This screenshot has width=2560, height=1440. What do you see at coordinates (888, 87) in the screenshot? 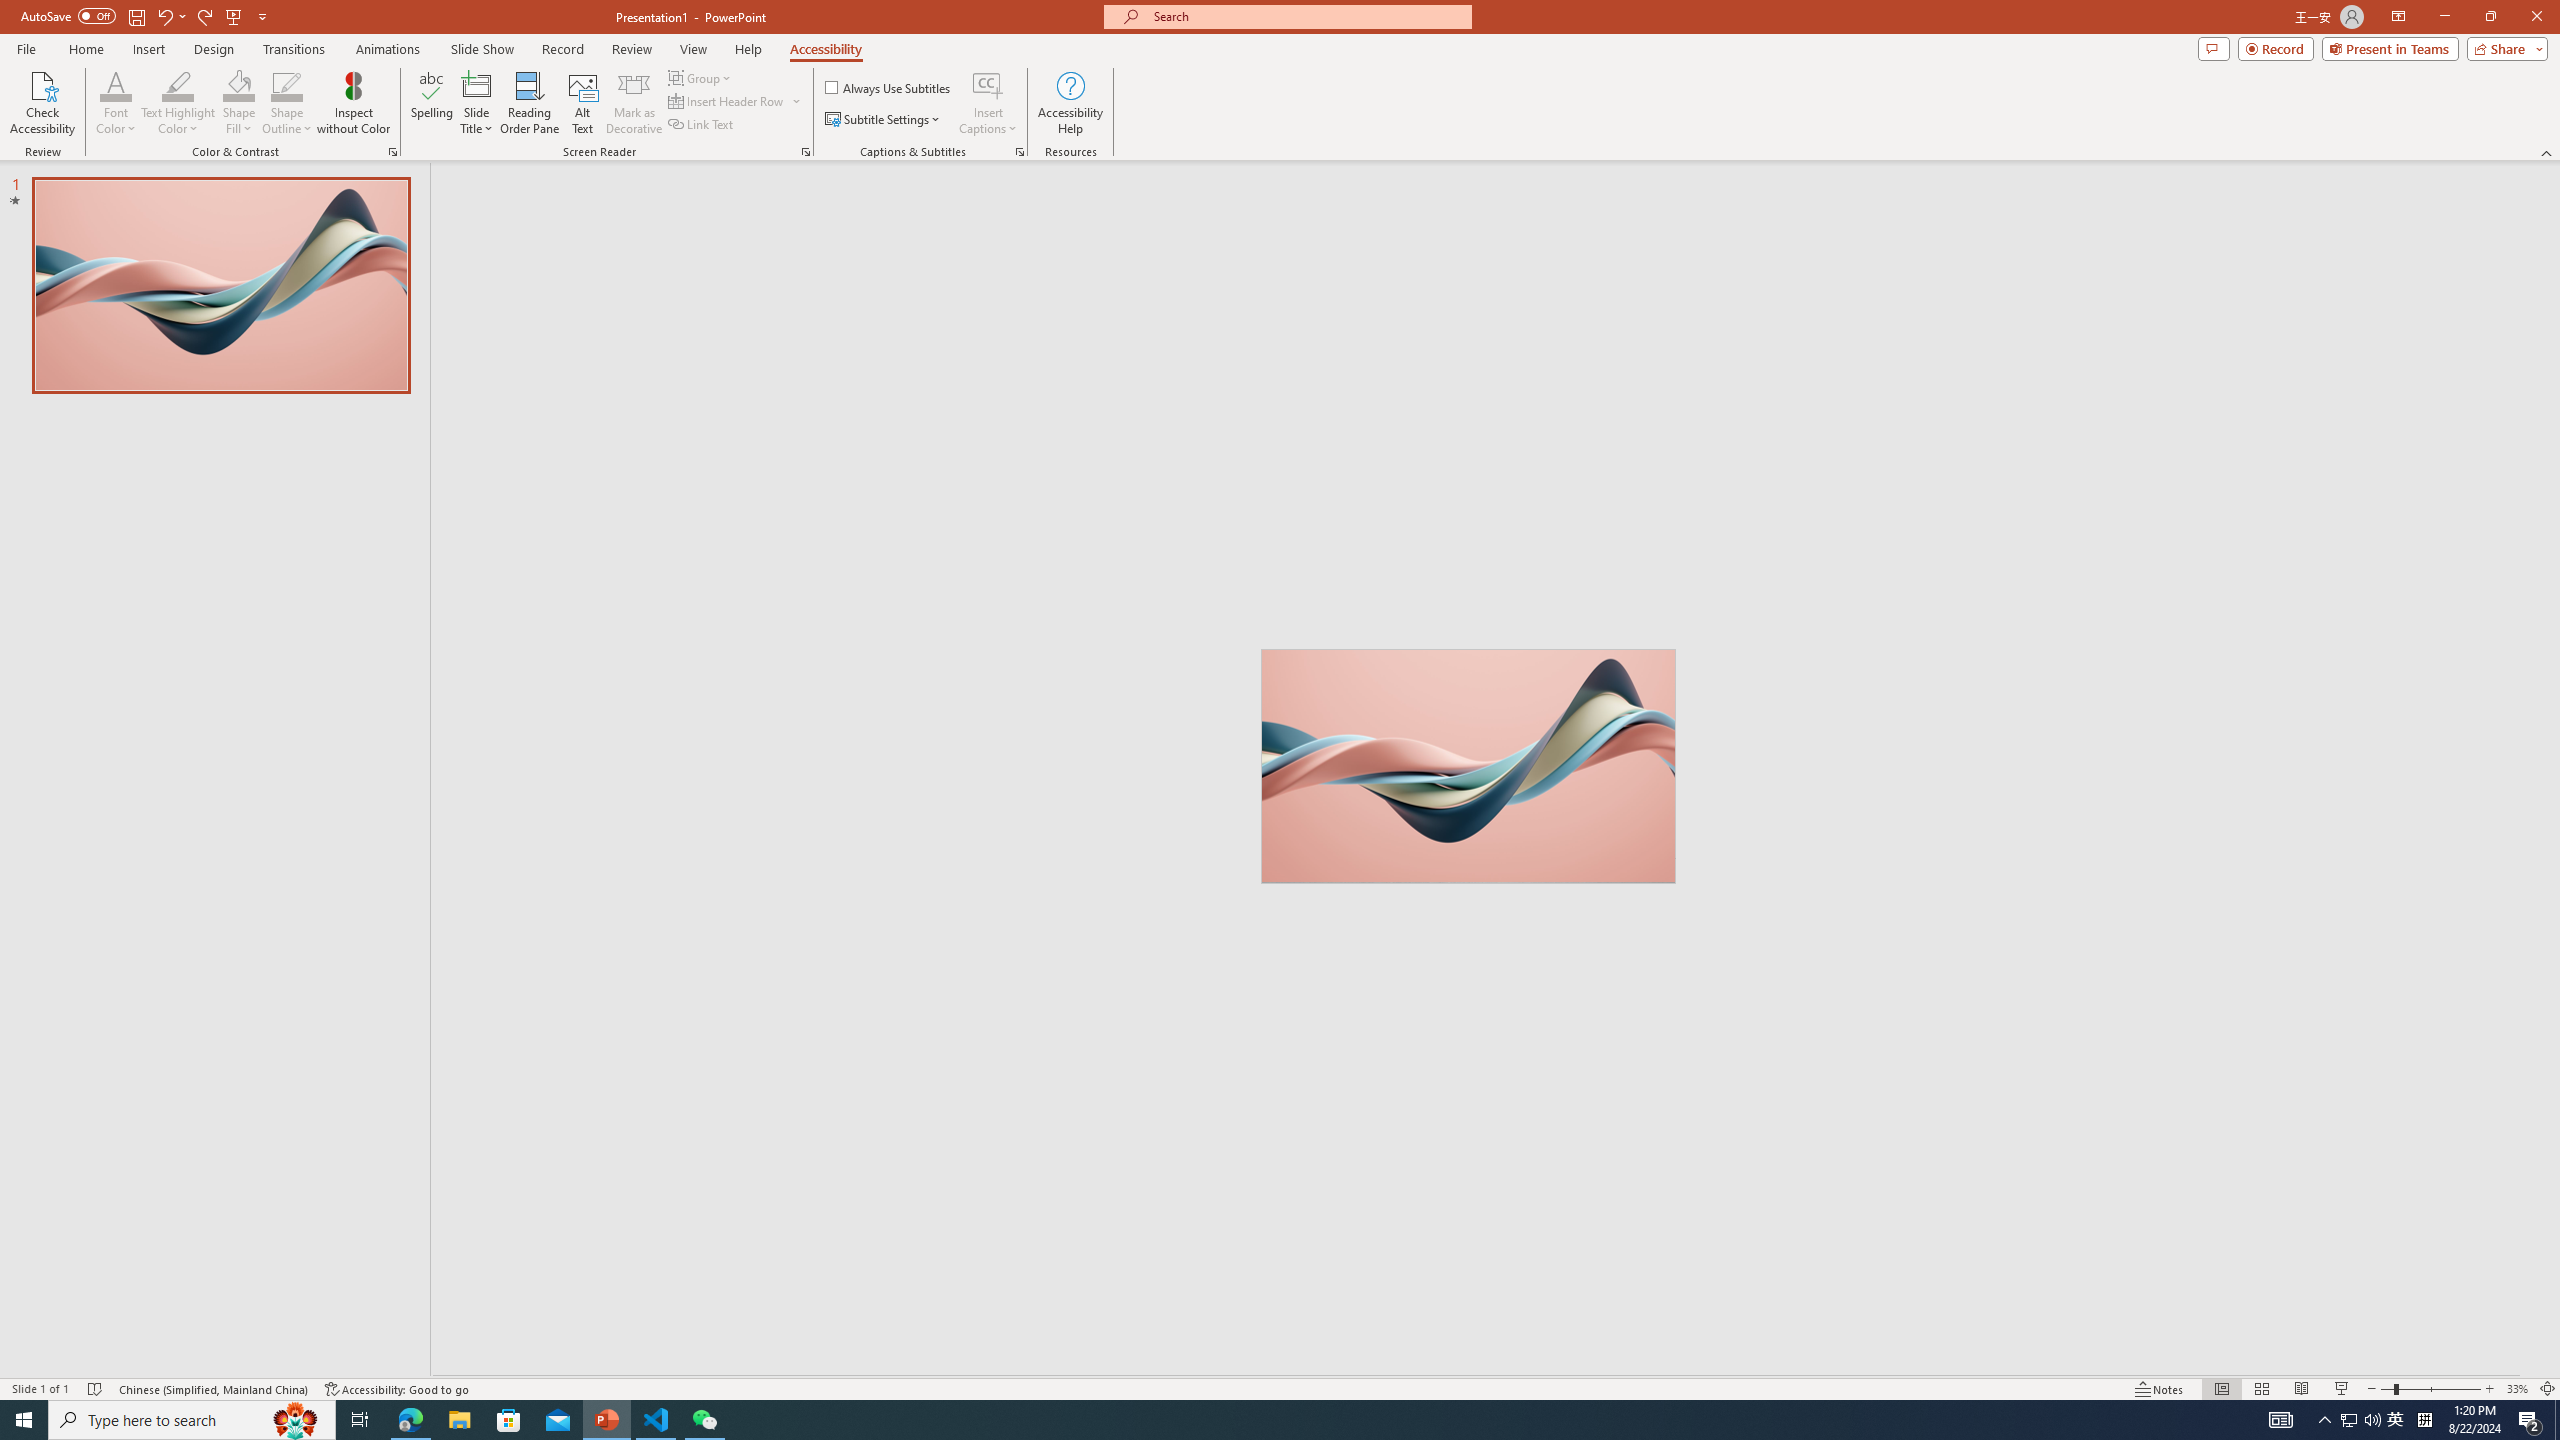
I see `'Always Use Subtitles'` at bounding box center [888, 87].